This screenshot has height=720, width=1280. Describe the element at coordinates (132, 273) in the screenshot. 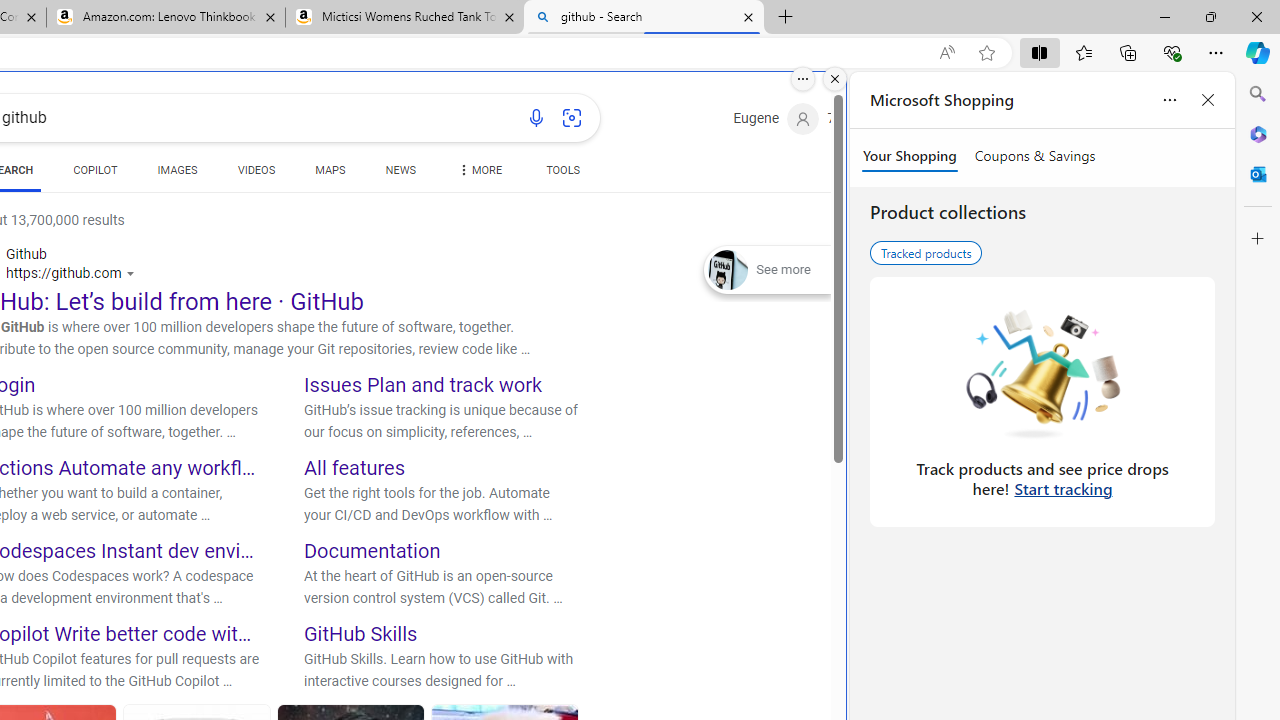

I see `'Actions for this site'` at that location.